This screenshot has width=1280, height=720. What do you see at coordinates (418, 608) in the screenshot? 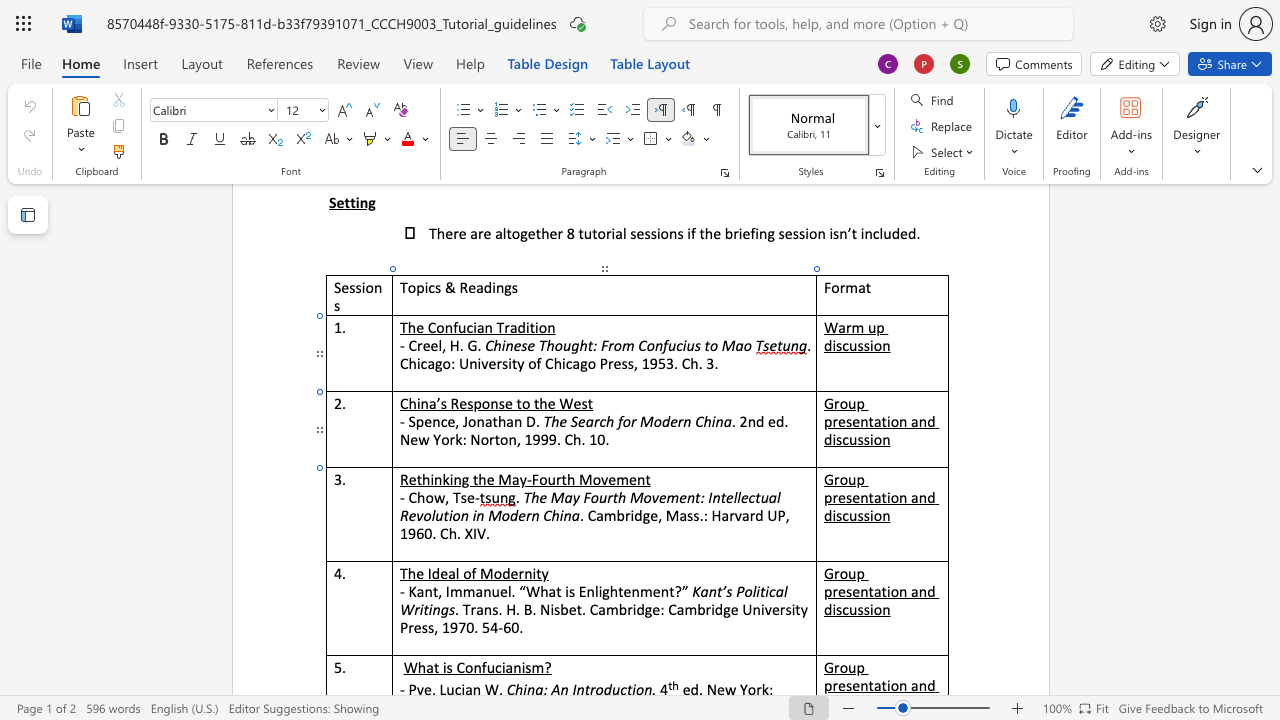
I see `the space between the continuous character "r" and "i" in the text` at bounding box center [418, 608].